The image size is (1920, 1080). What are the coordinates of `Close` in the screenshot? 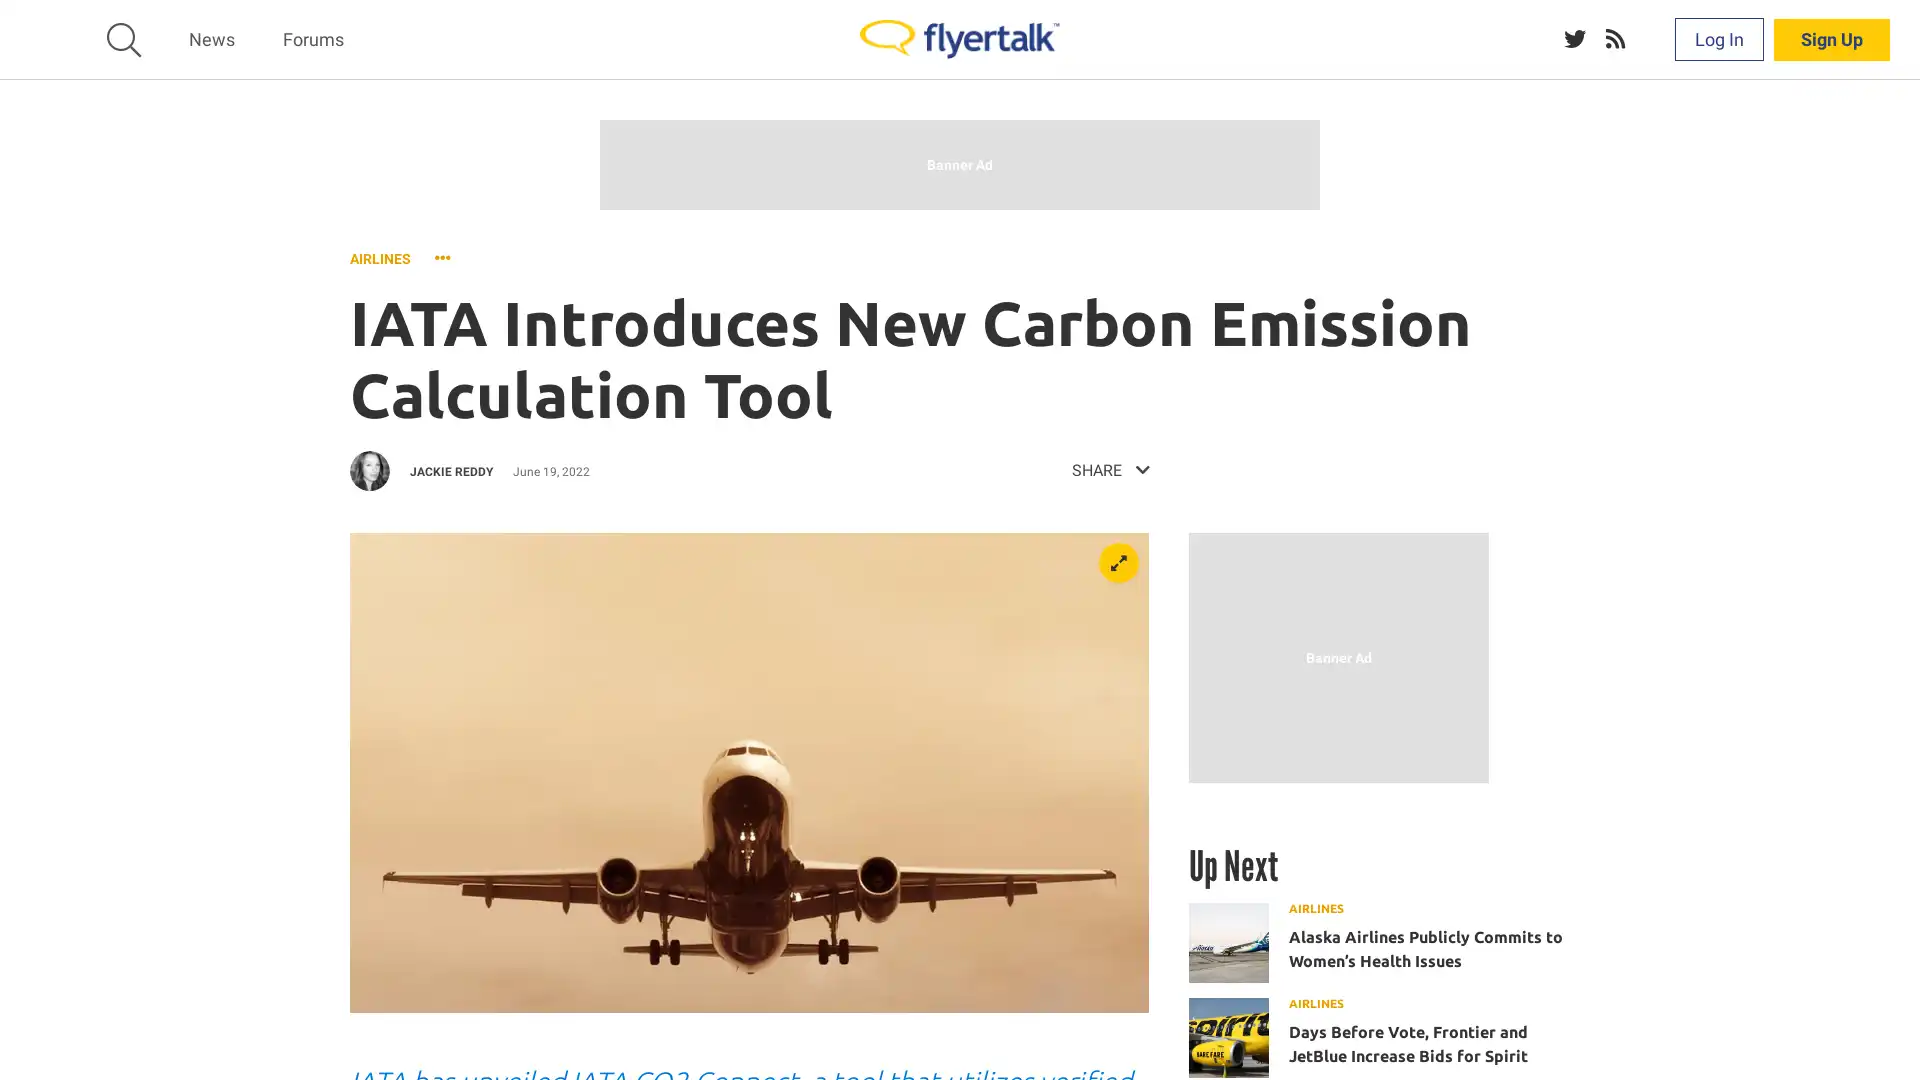 It's located at (1895, 1033).